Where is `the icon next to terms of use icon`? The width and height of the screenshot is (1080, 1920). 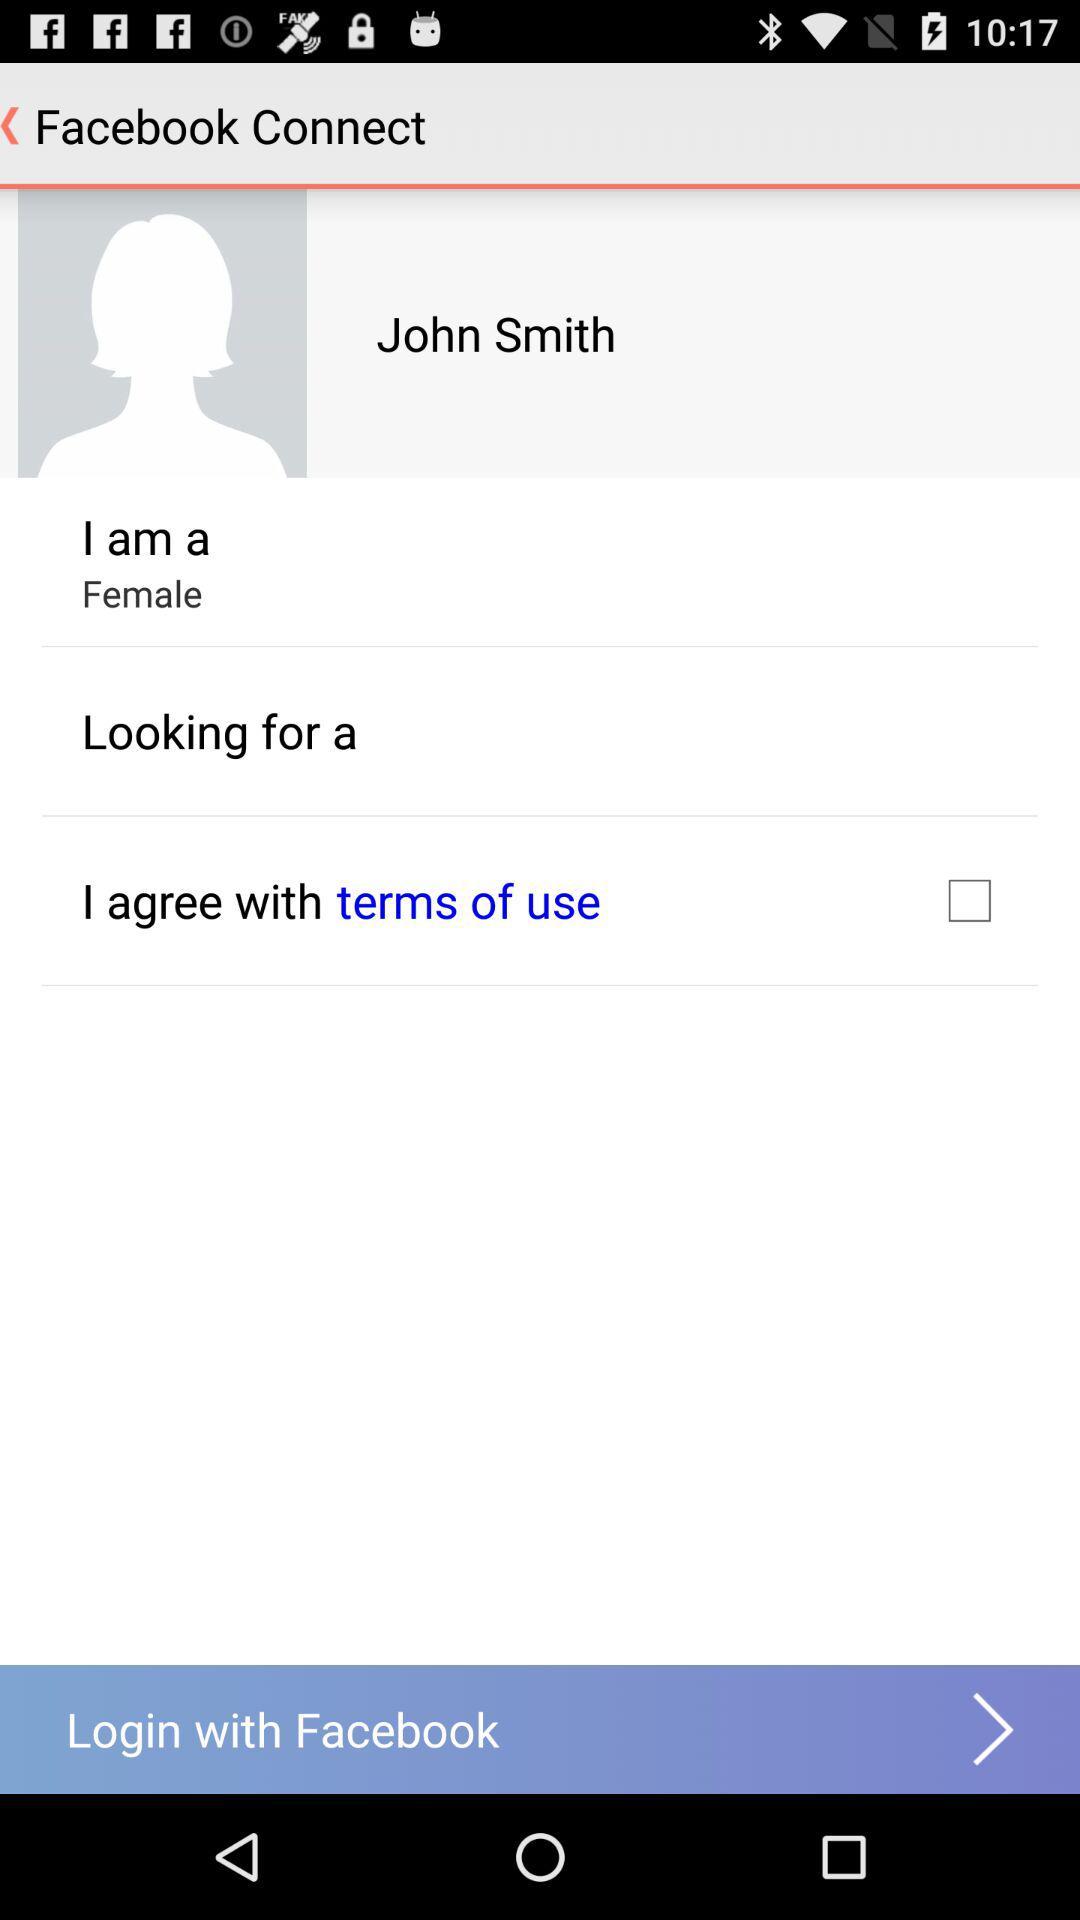
the icon next to terms of use icon is located at coordinates (968, 899).